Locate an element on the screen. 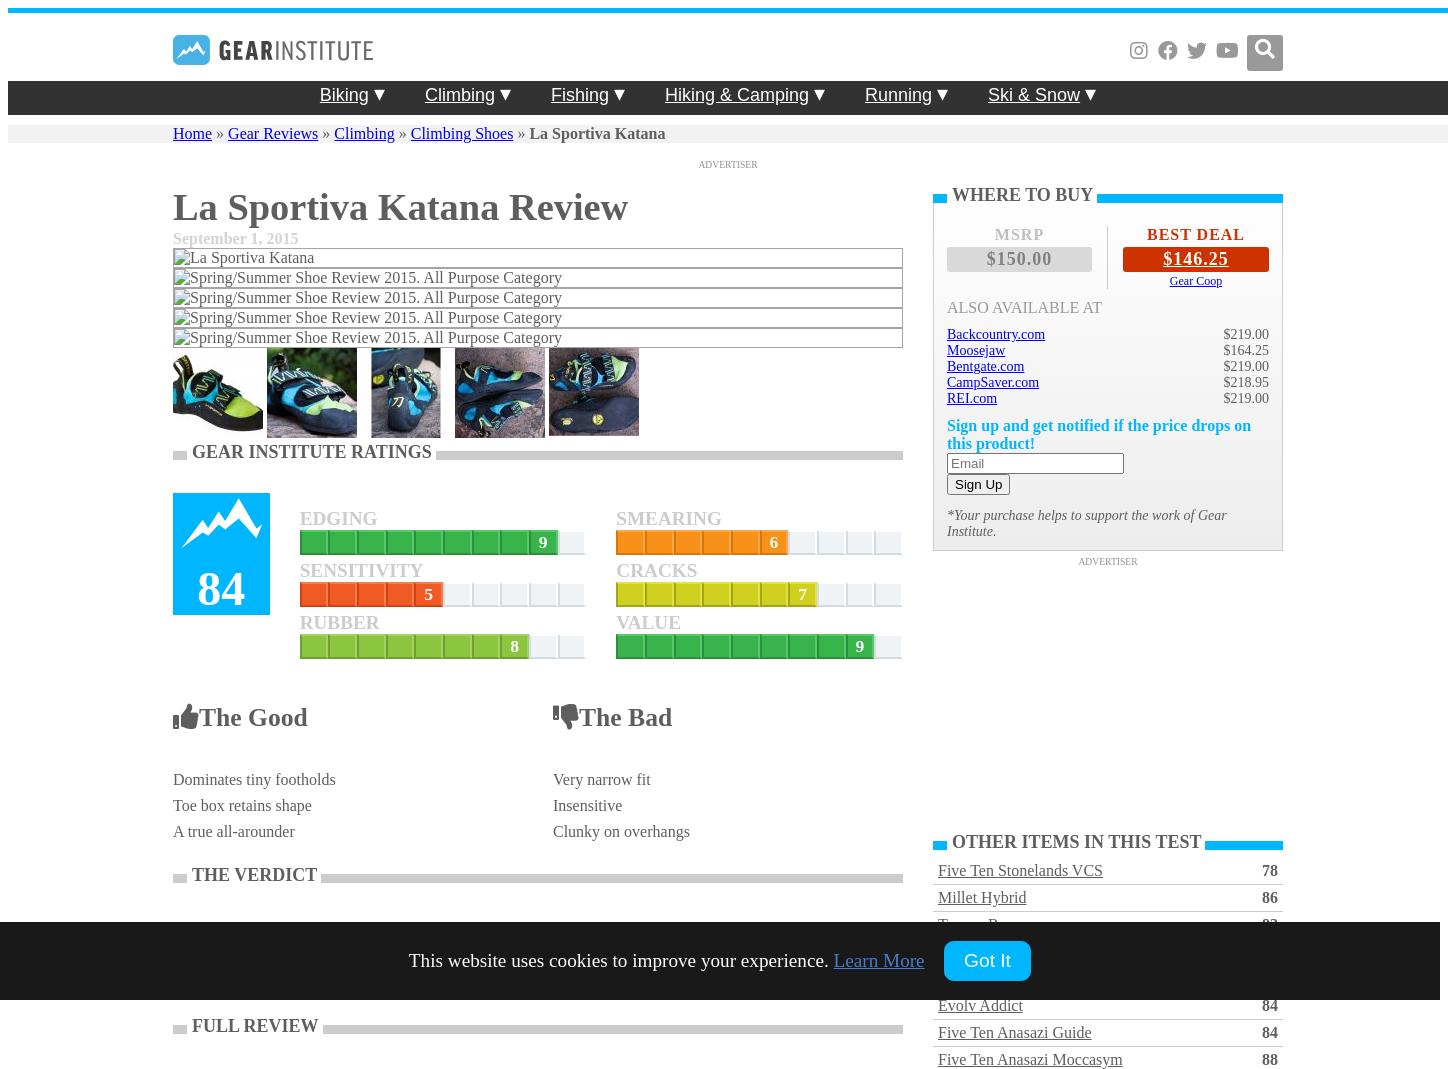 The width and height of the screenshot is (1448, 1069). 'La Sportiva TC Pro' is located at coordinates (938, 978).